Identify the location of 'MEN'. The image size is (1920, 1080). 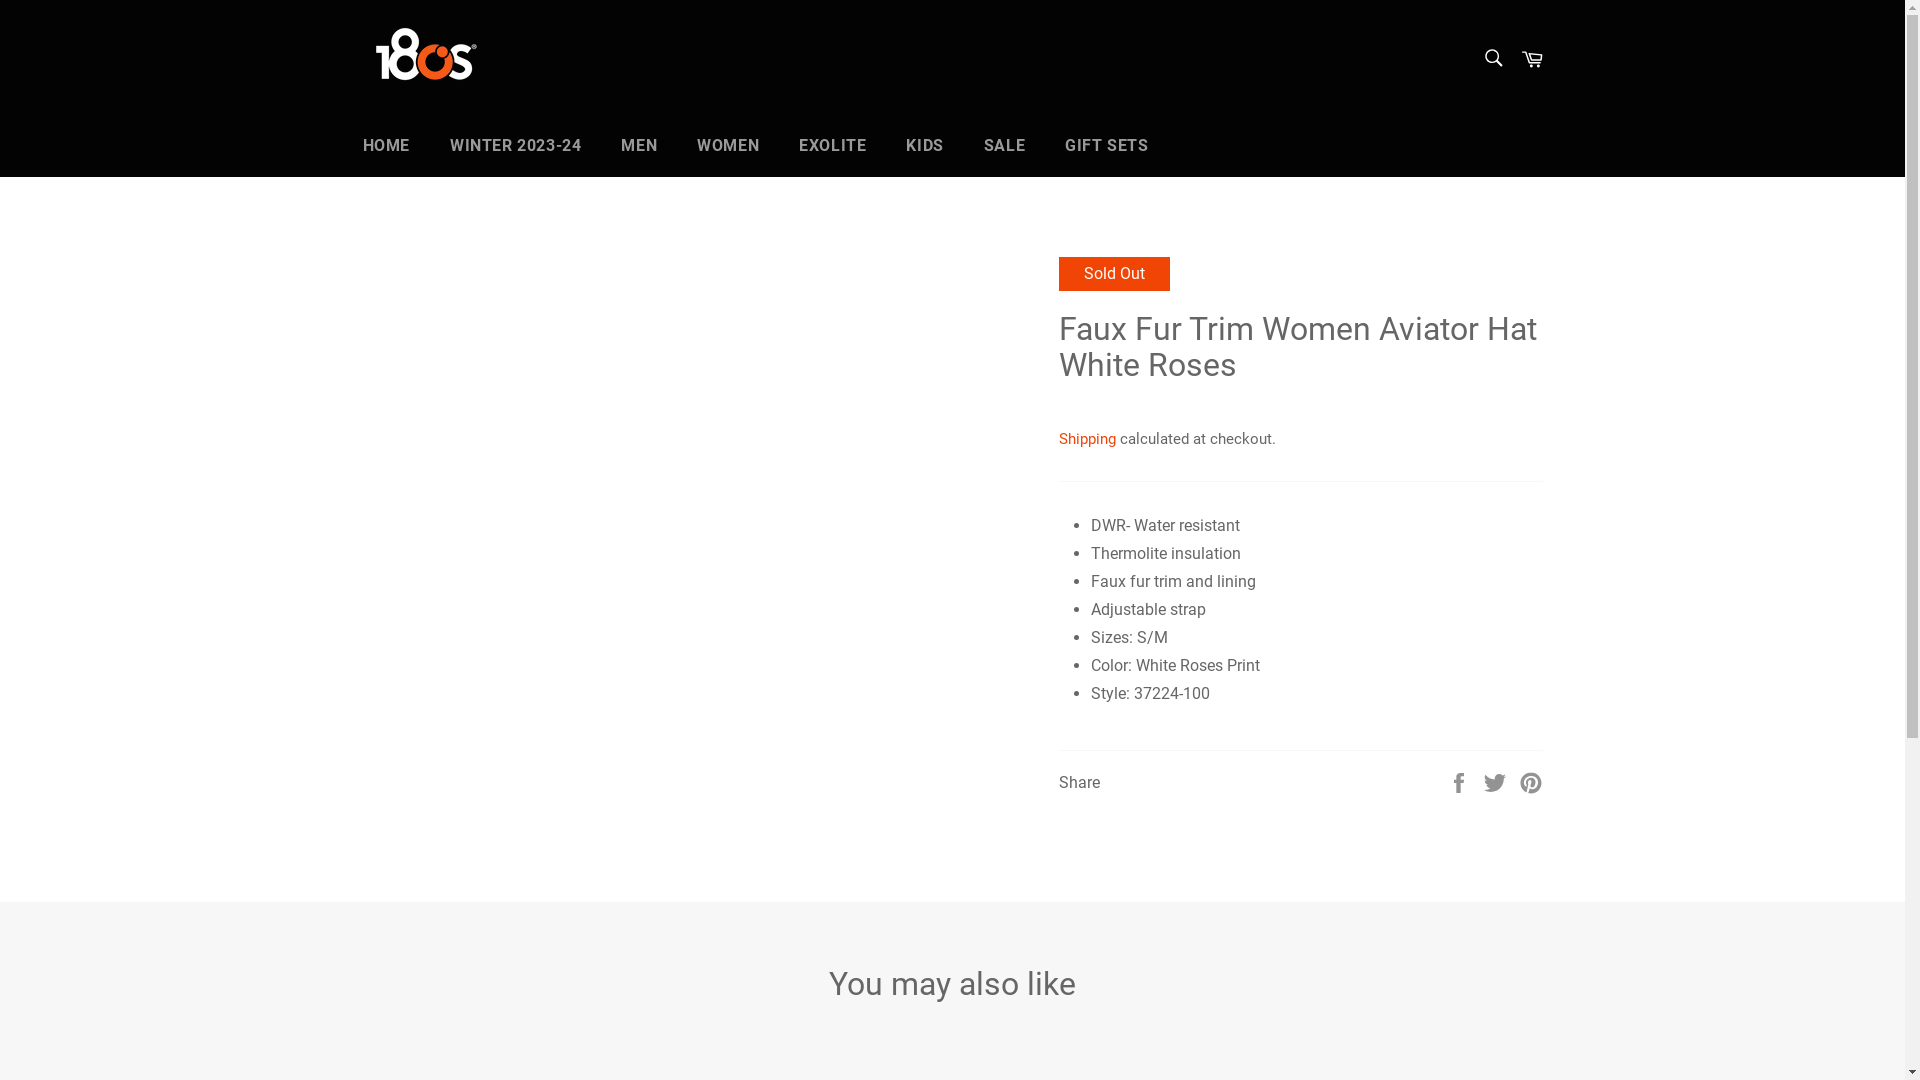
(637, 145).